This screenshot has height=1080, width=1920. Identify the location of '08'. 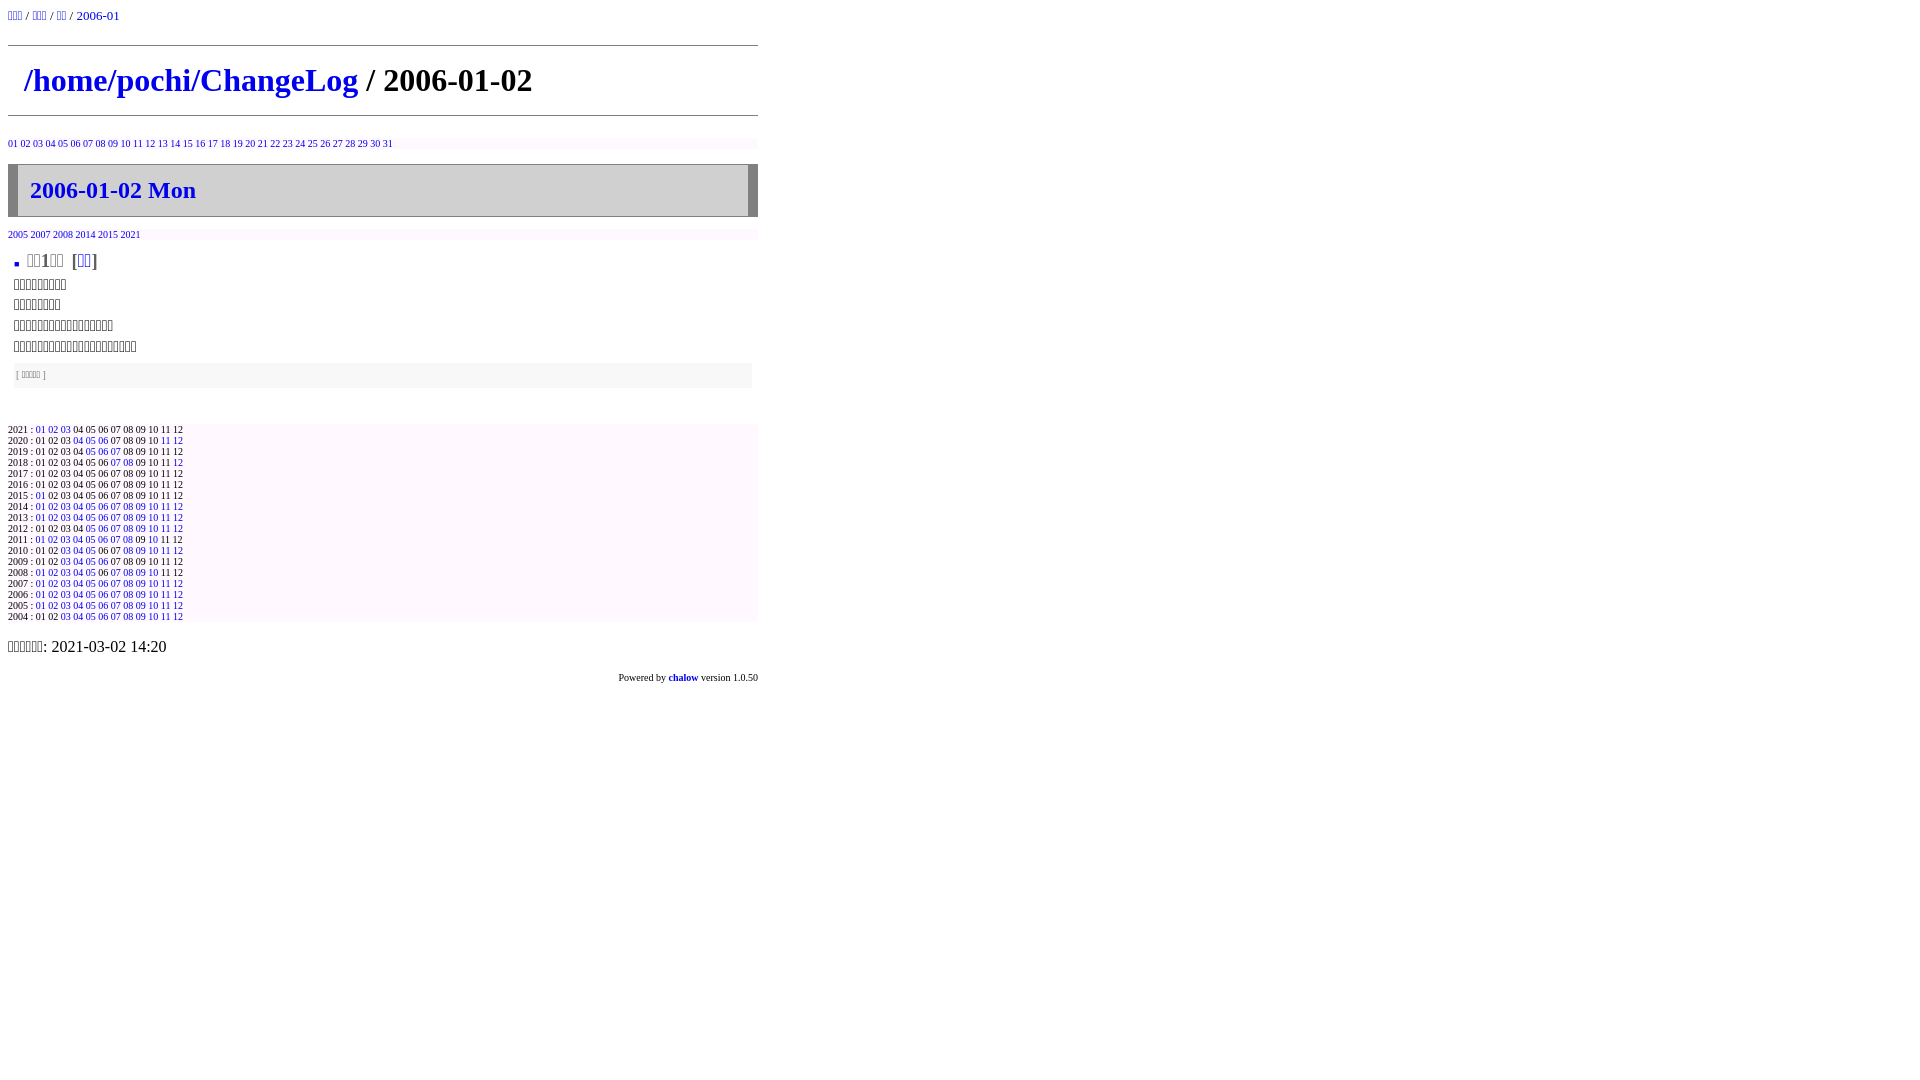
(127, 572).